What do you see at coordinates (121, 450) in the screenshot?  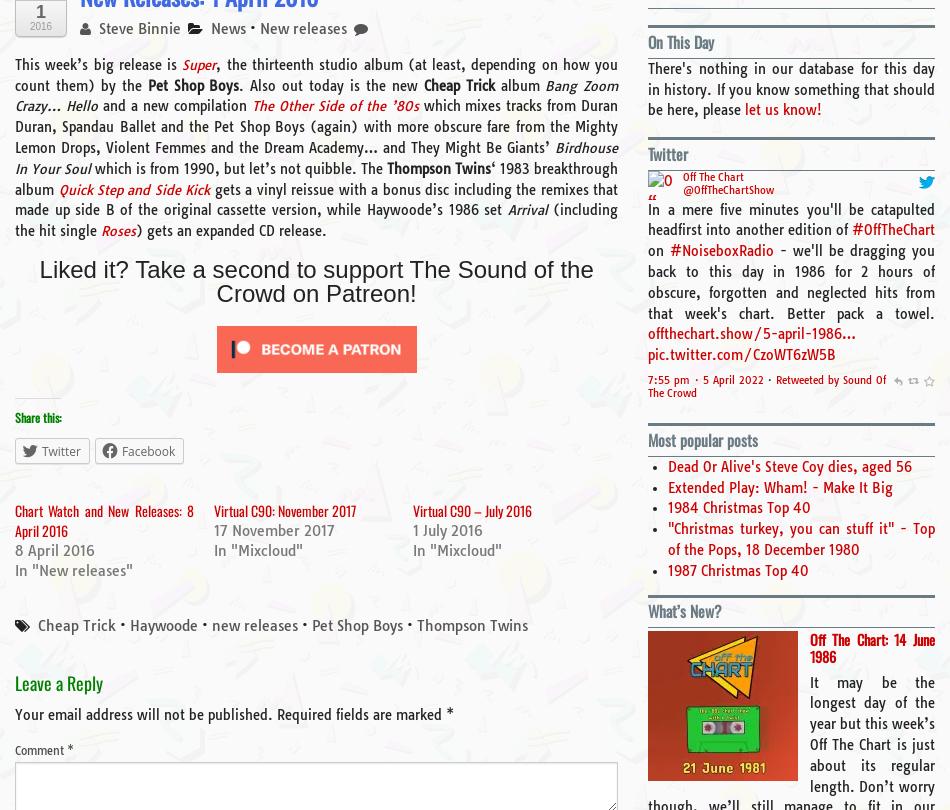 I see `'Facebook'` at bounding box center [121, 450].